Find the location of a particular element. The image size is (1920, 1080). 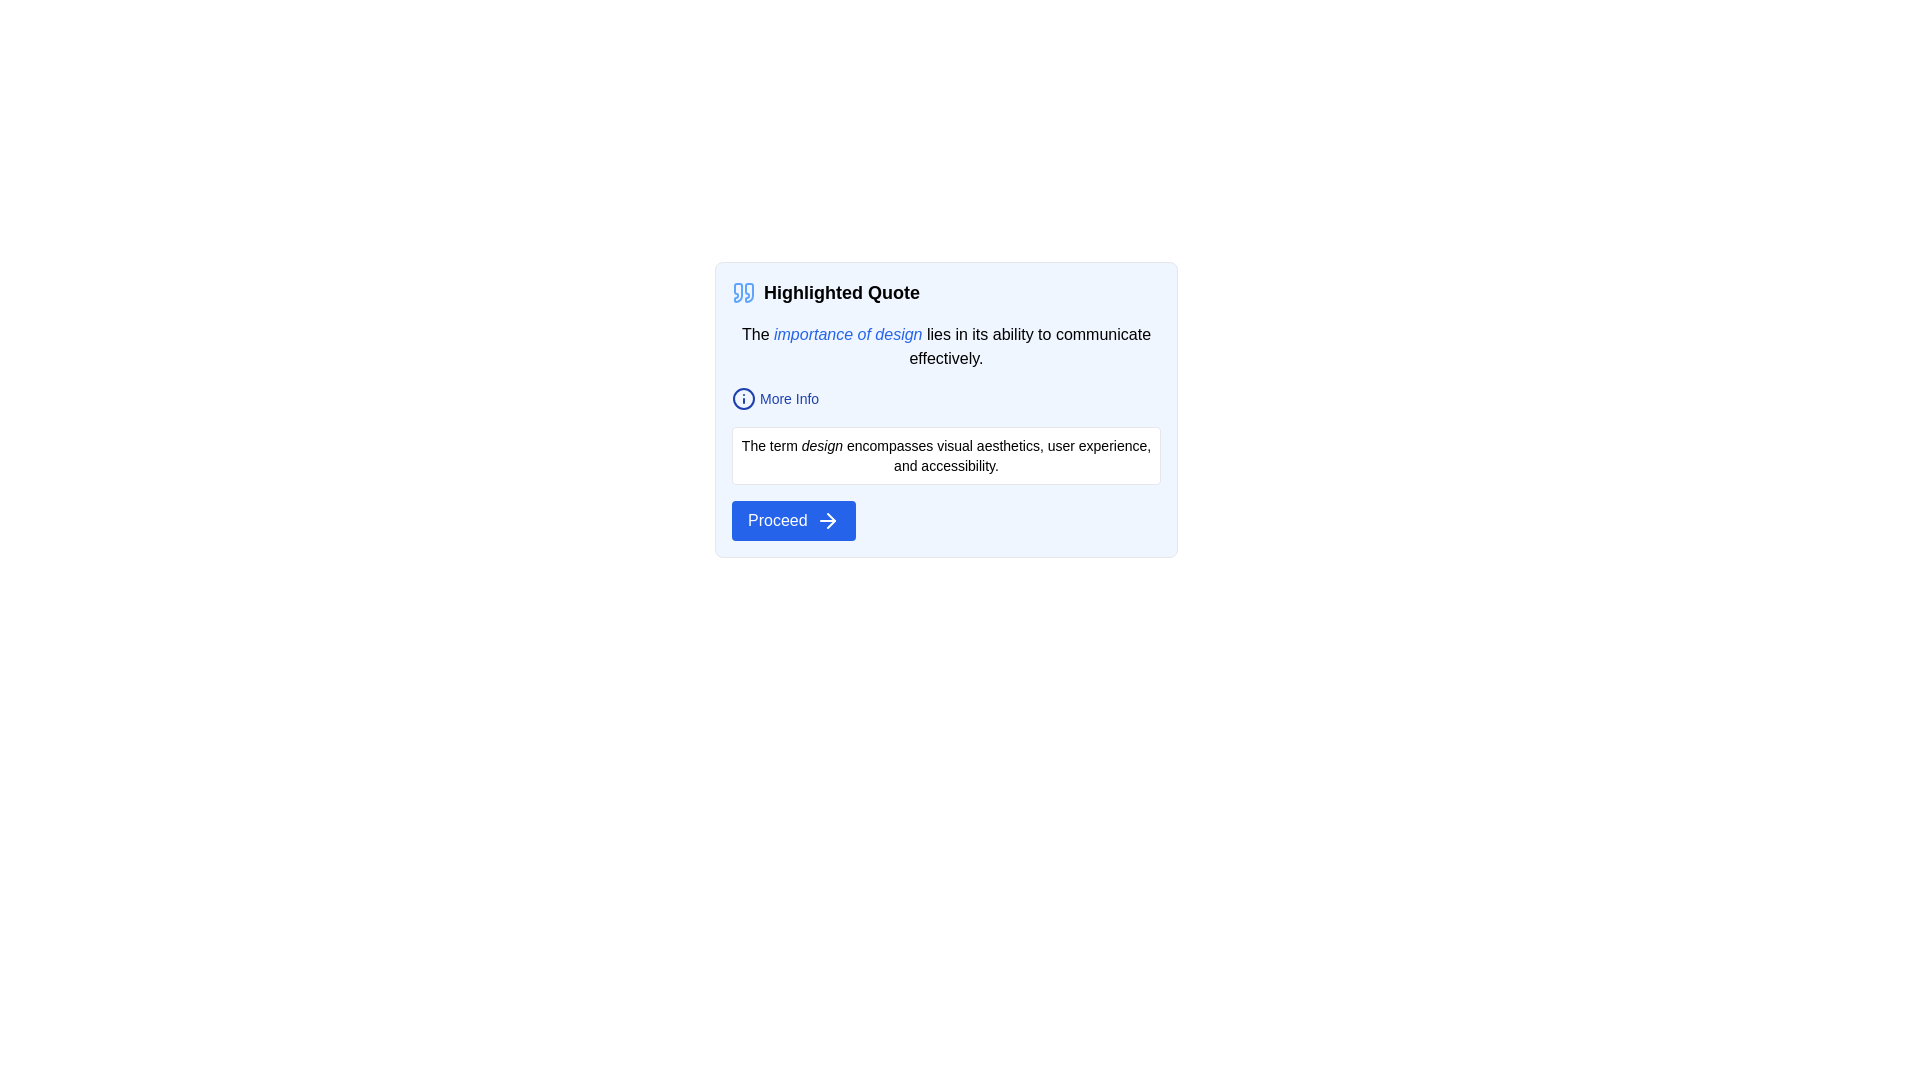

the 'More Info' text label with an information icon to underline it is located at coordinates (774, 398).